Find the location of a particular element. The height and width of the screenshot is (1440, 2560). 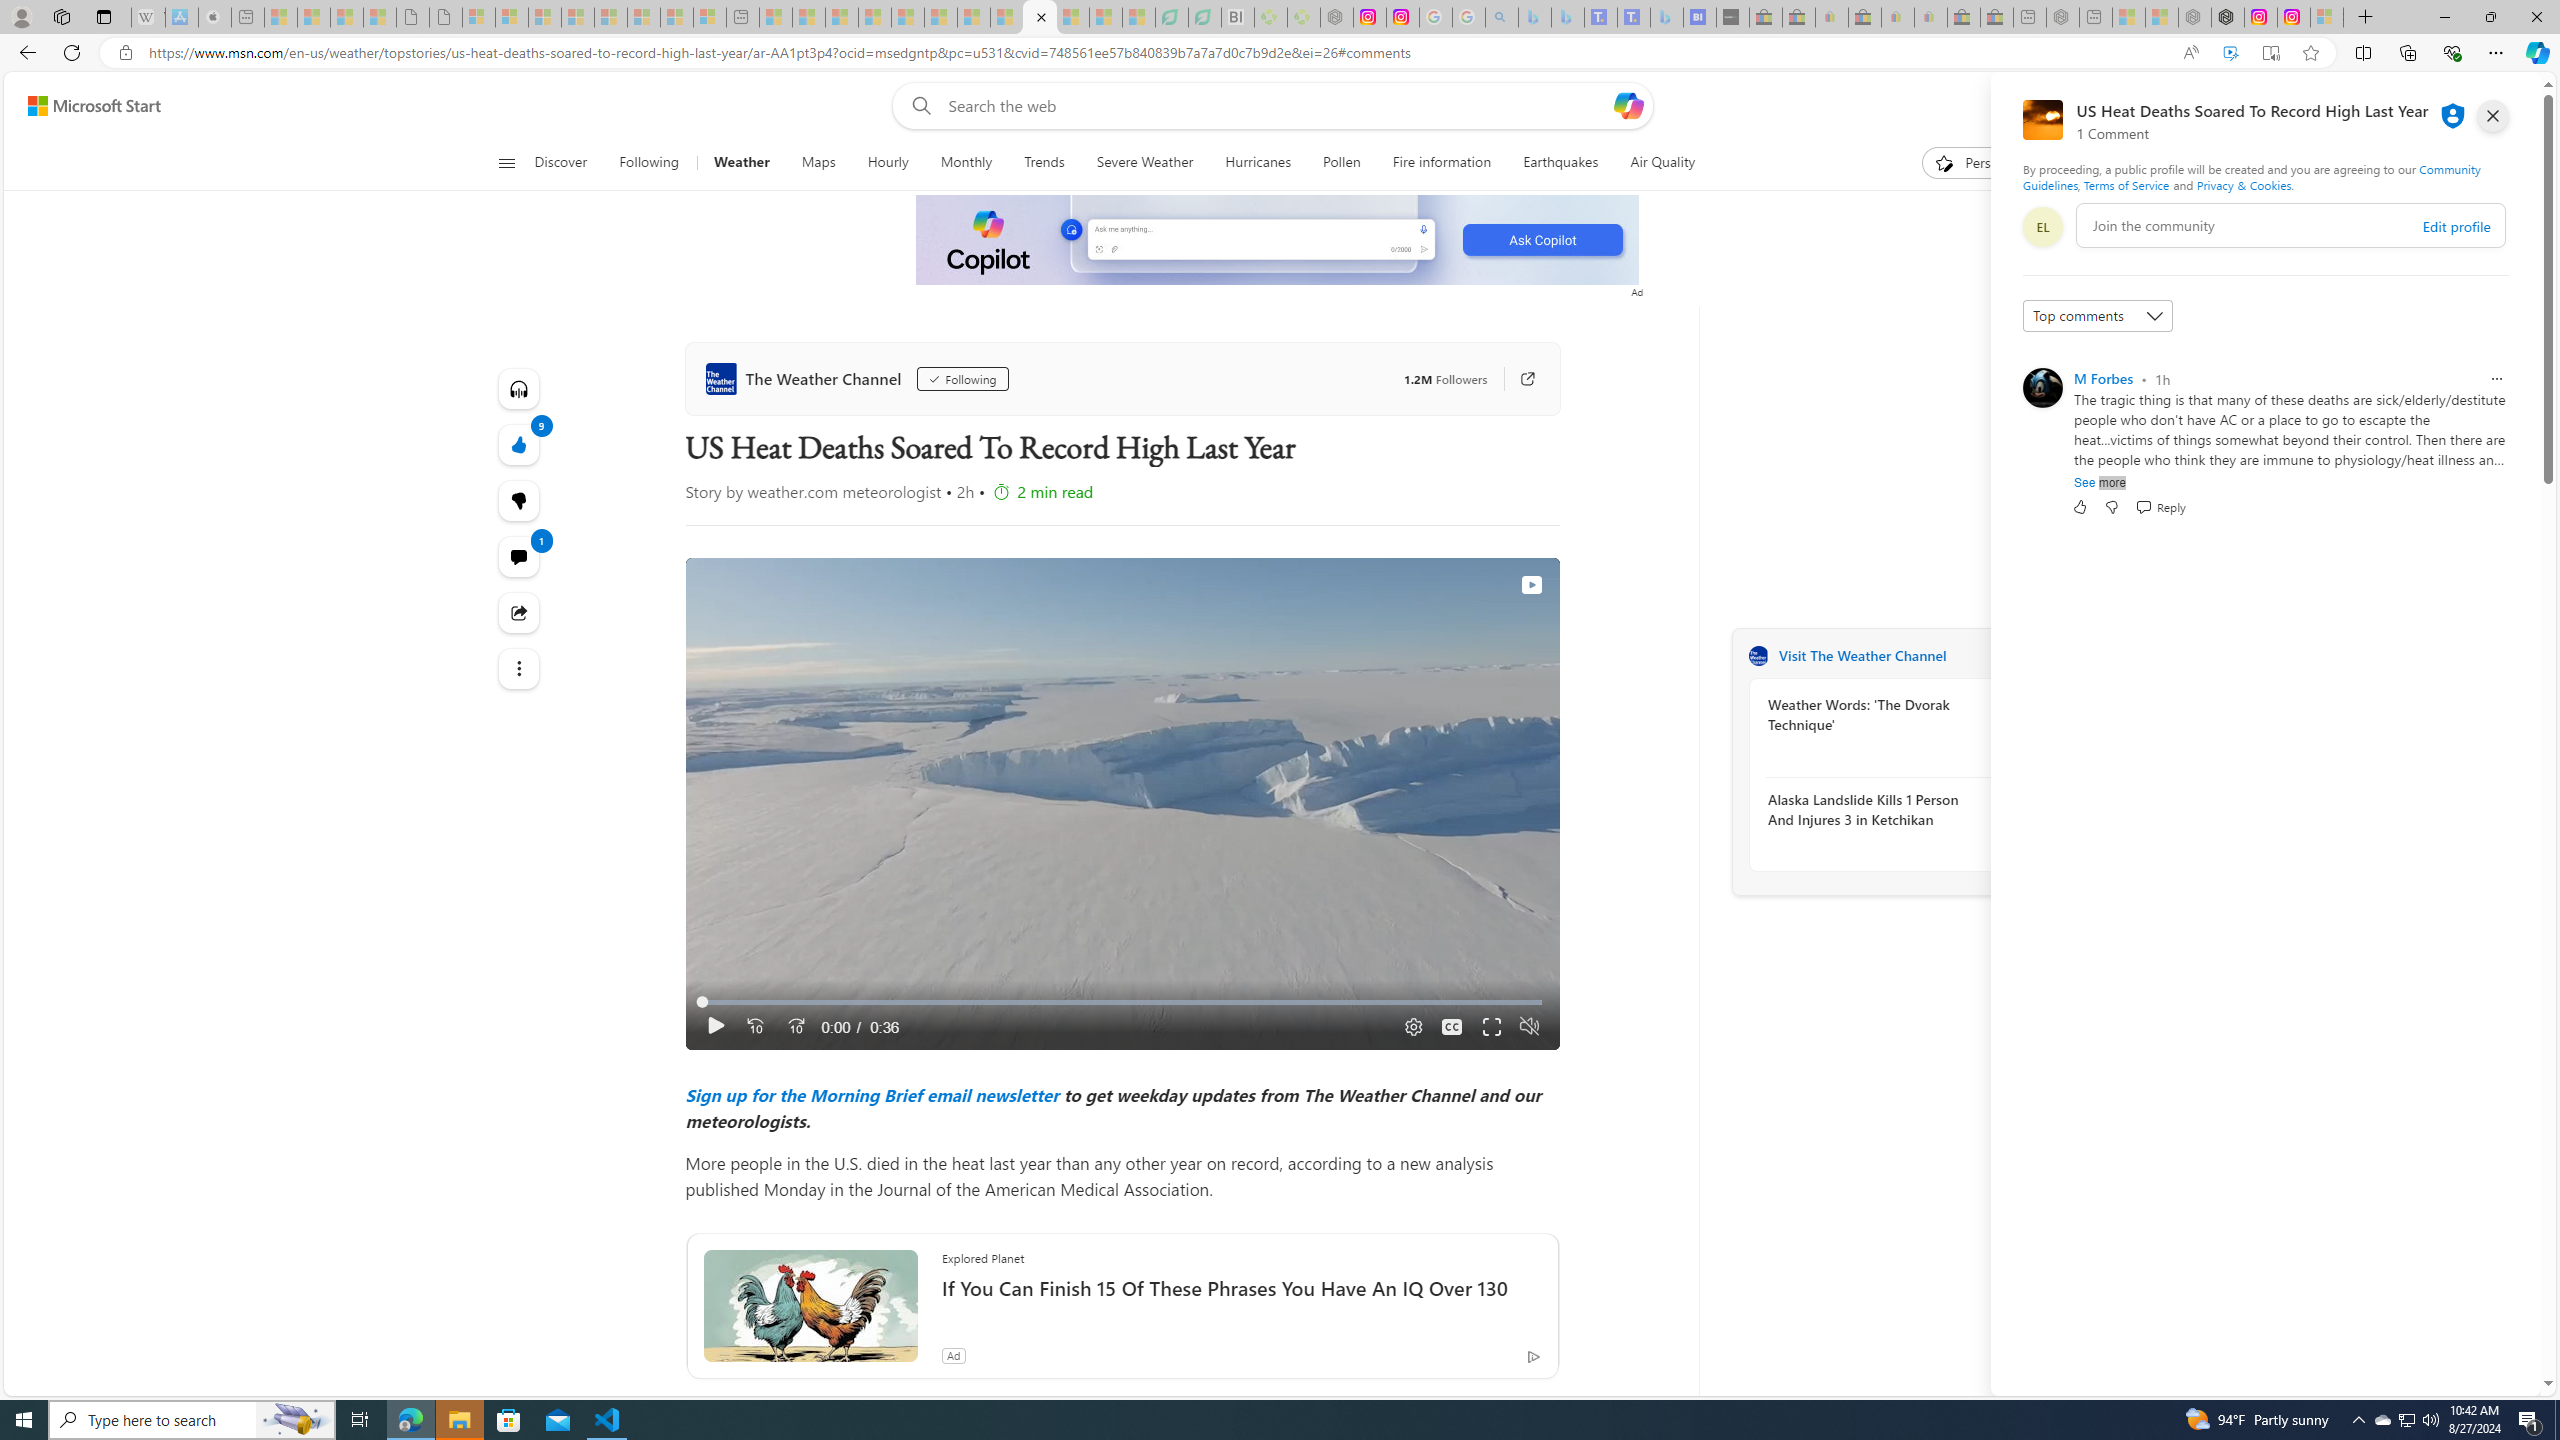

'Press Room - eBay Inc. - Sleeping' is located at coordinates (1962, 16).